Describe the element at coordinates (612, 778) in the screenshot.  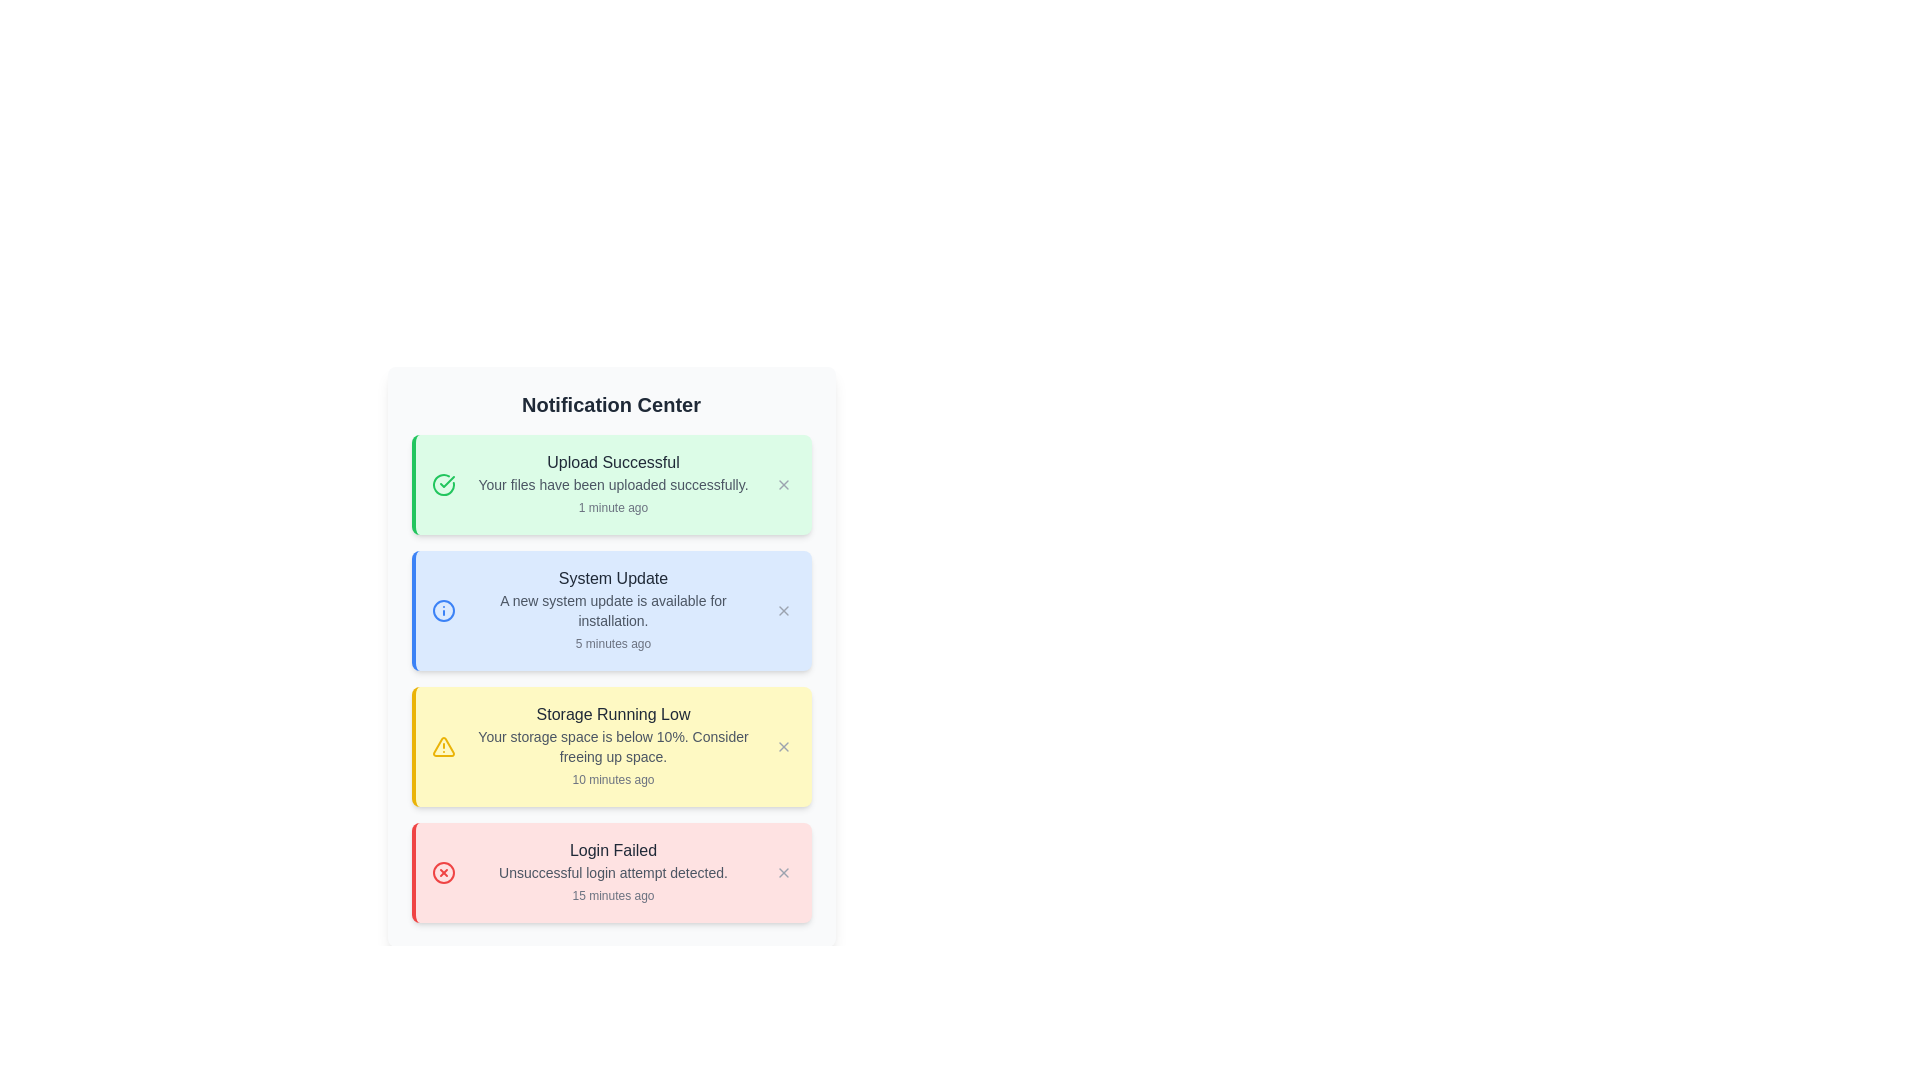
I see `the label indicating the time elapsed since the notification was generated, located at the bottom-right of the third notification card about storage space` at that location.